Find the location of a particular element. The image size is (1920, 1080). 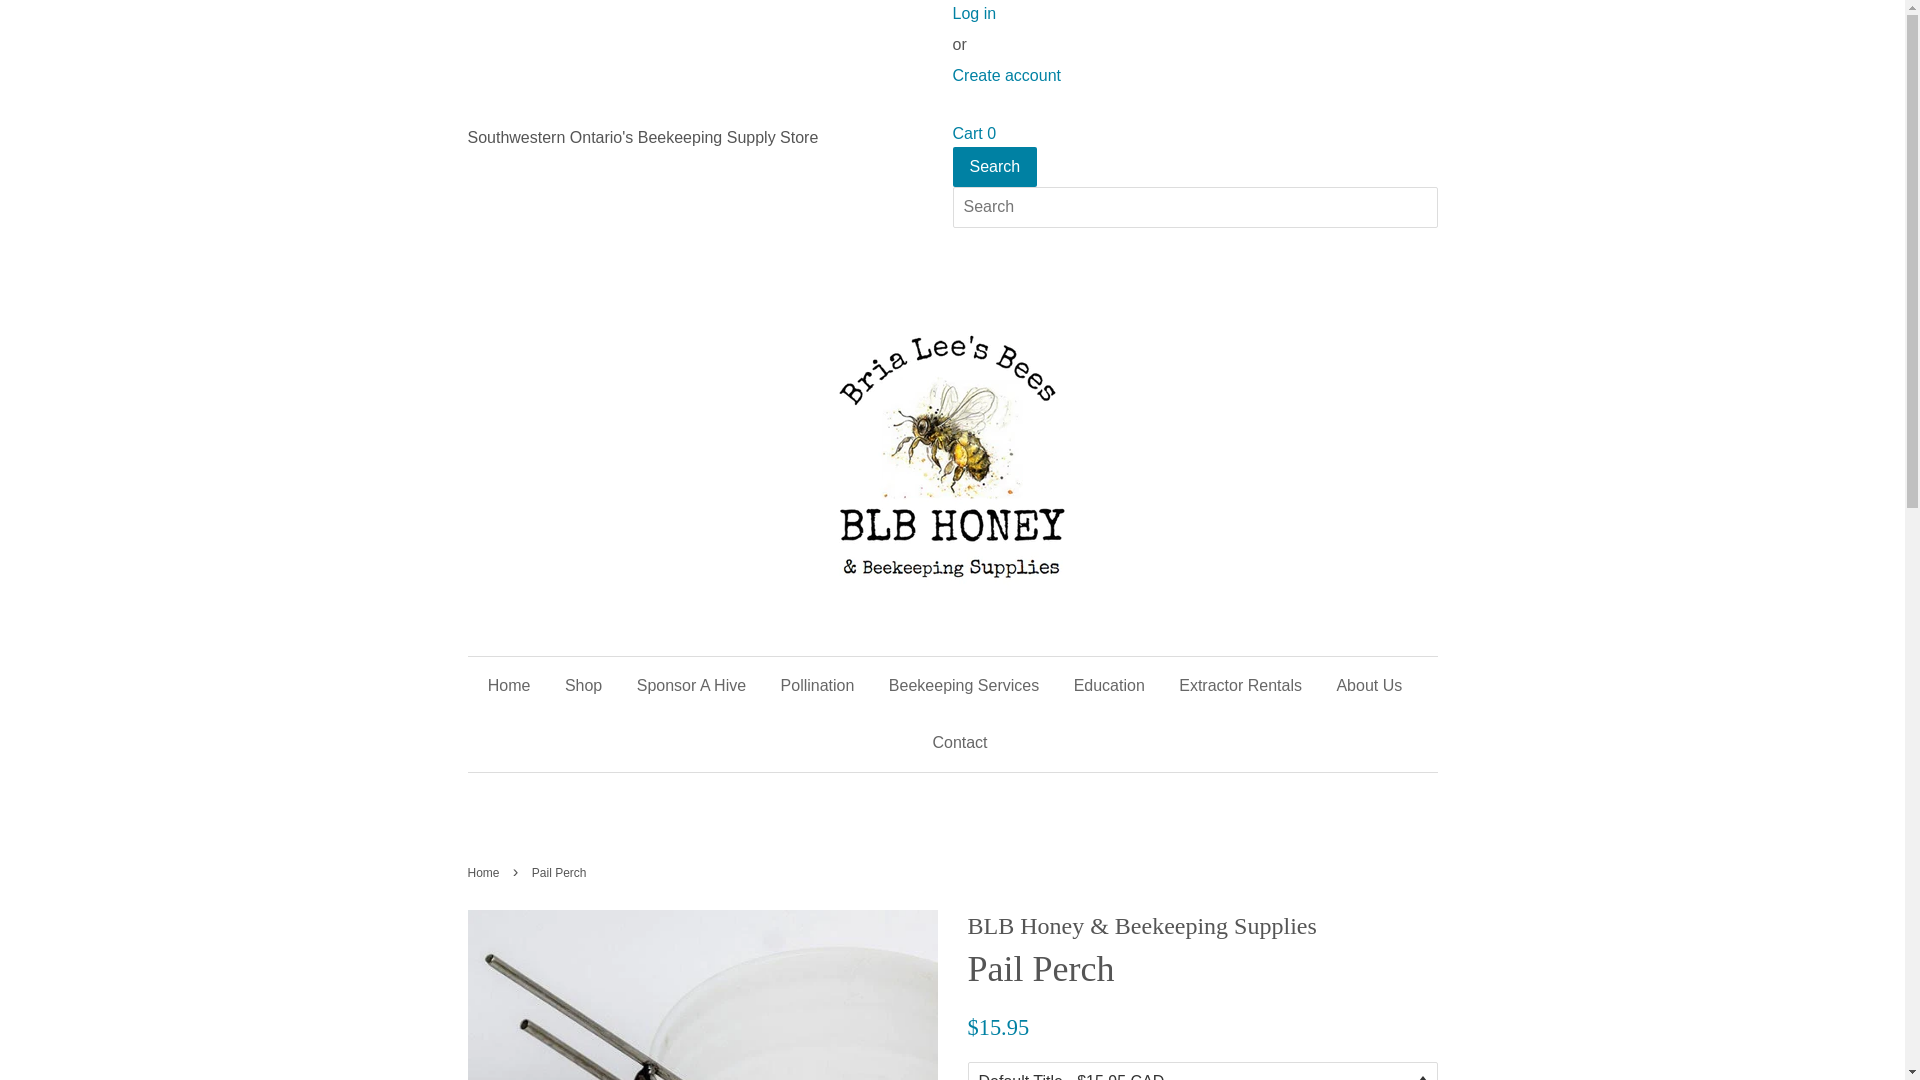

'About Us' is located at coordinates (1367, 684).